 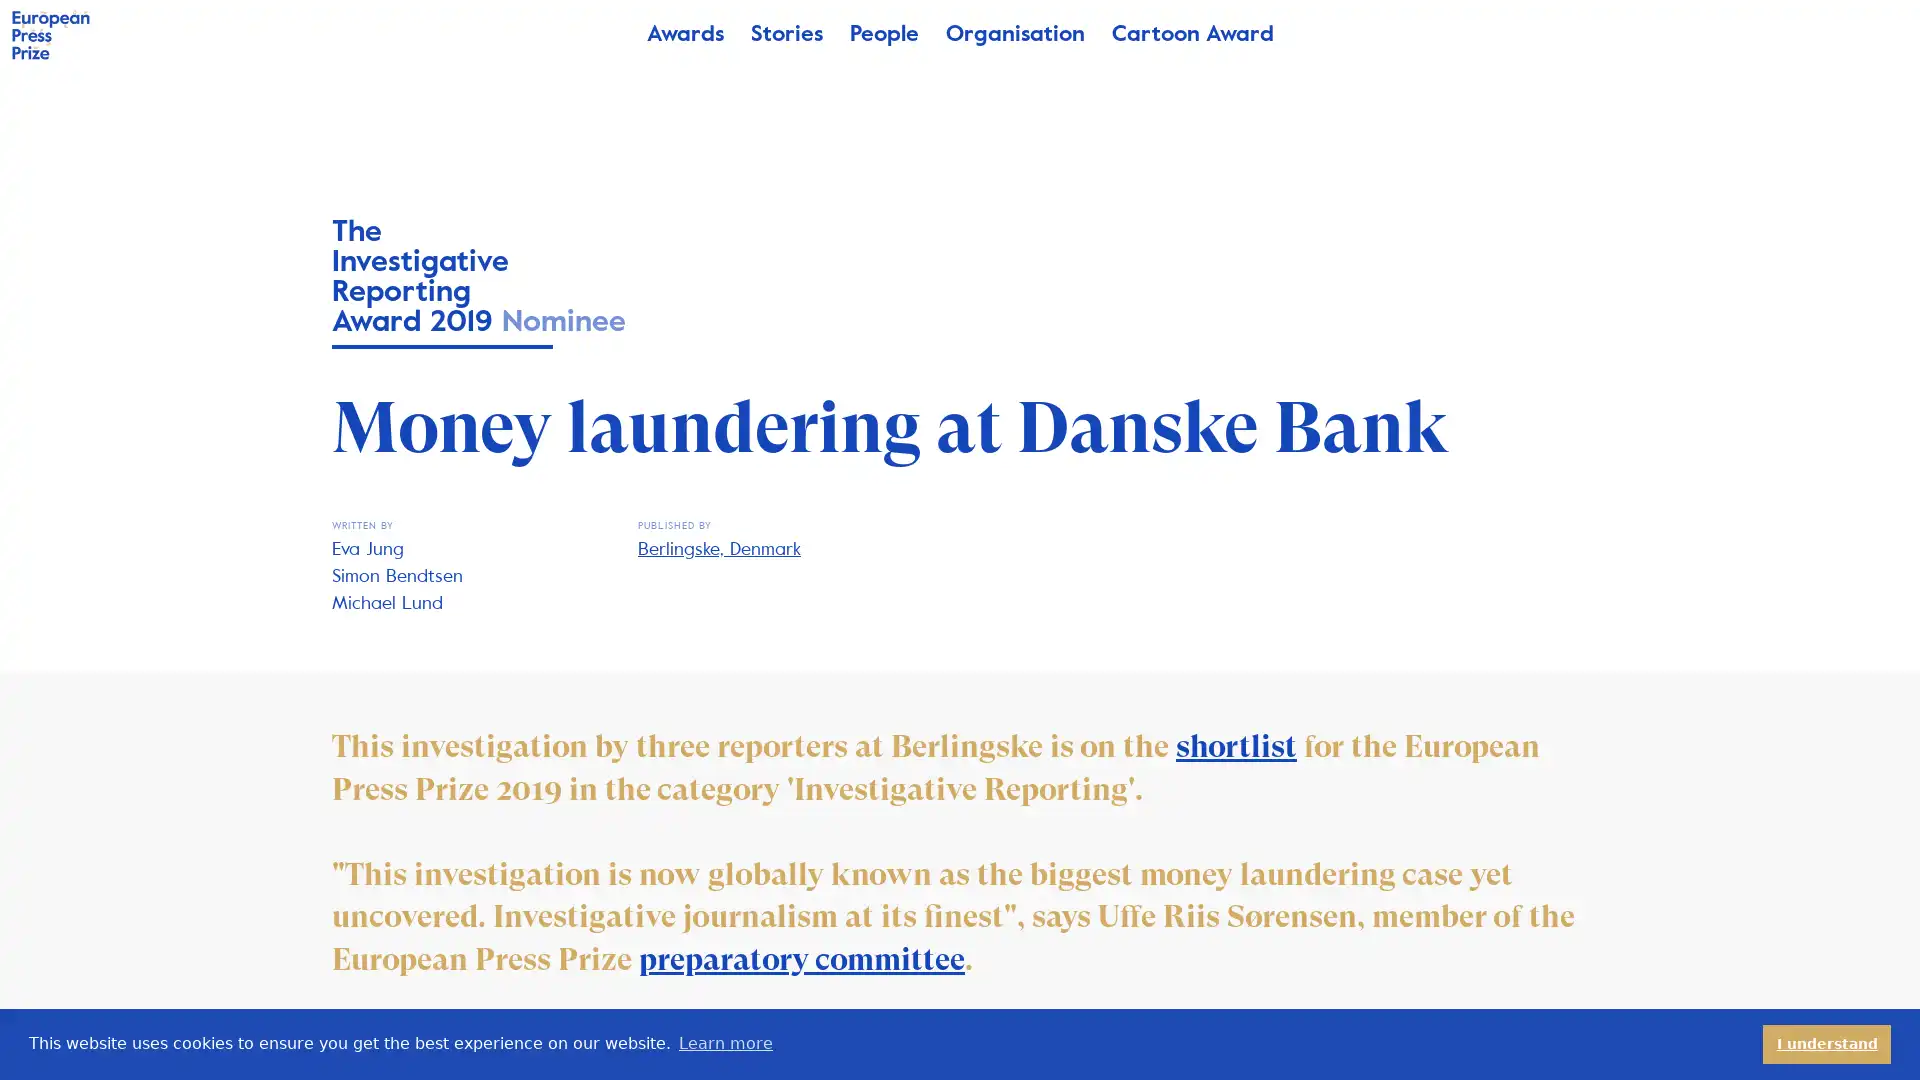 I want to click on dismiss cookie message, so click(x=1827, y=1043).